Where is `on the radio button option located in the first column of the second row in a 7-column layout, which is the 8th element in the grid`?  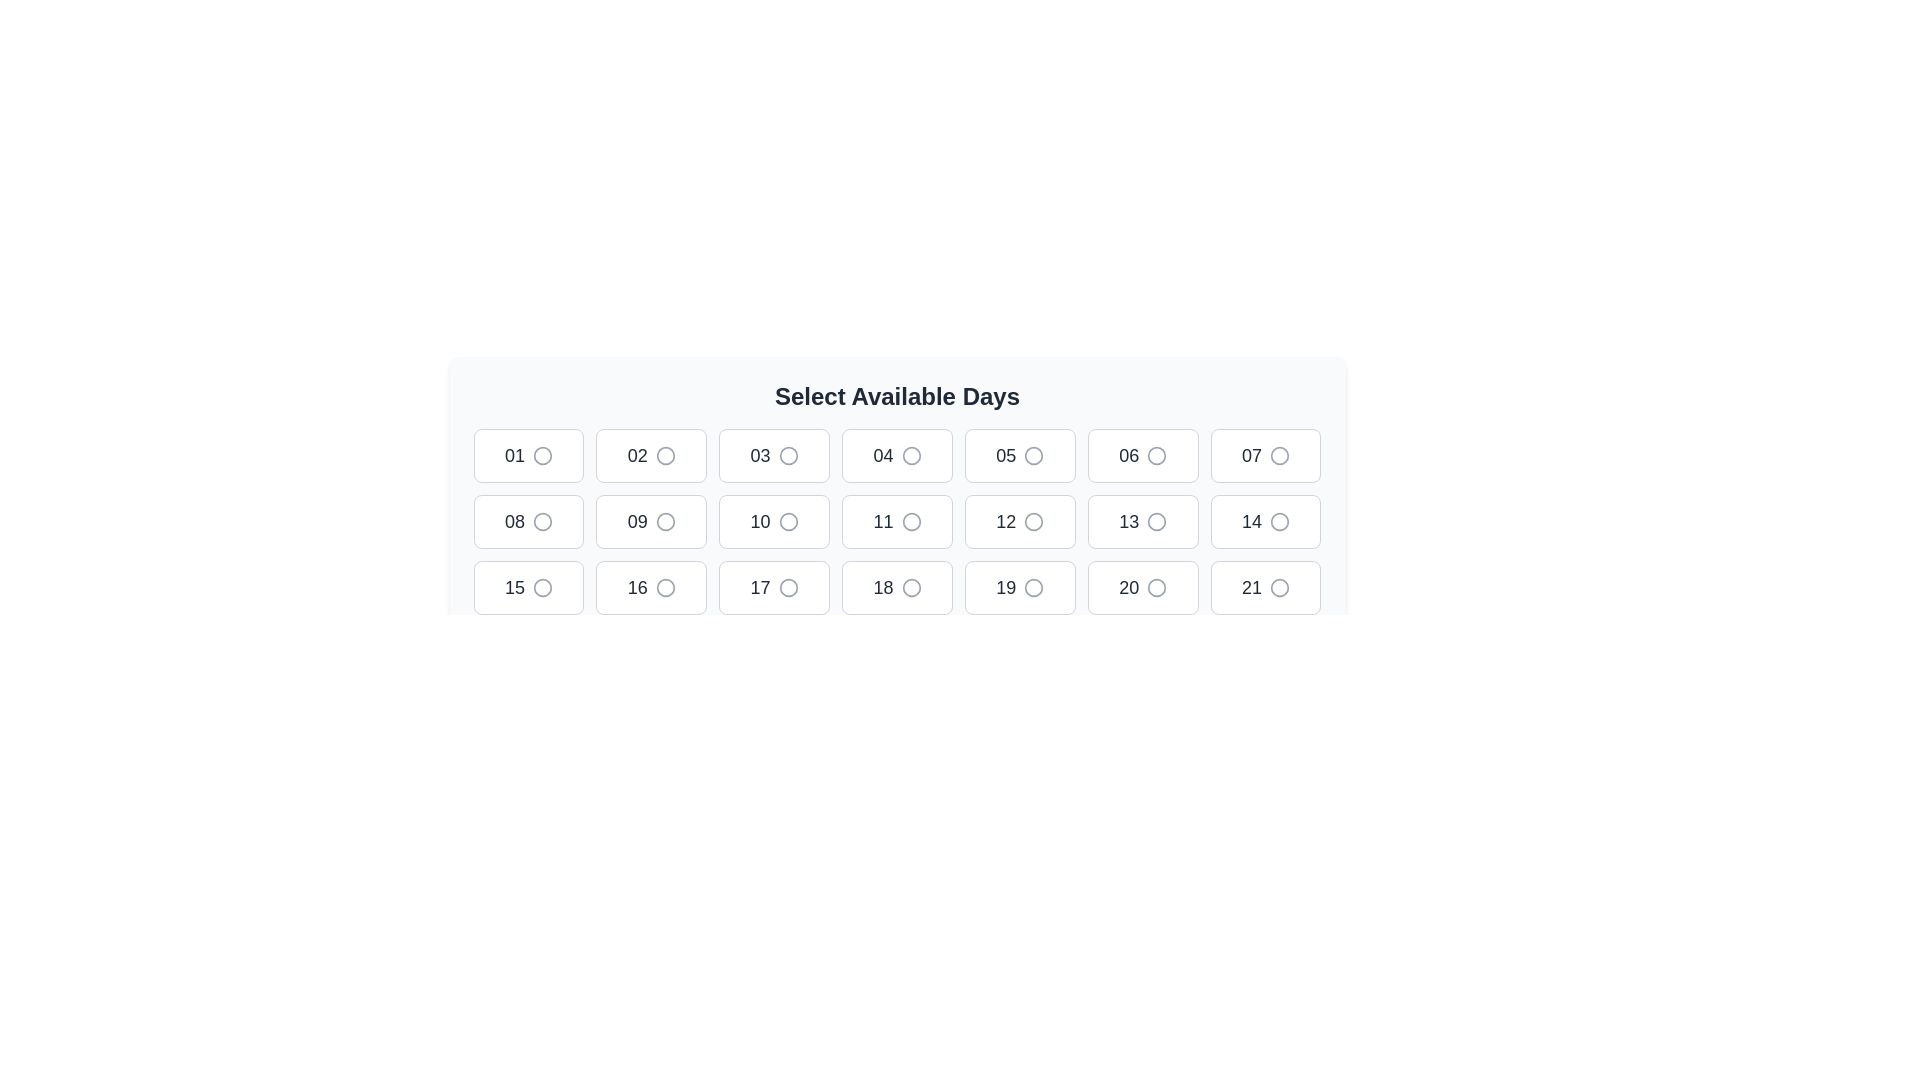 on the radio button option located in the first column of the second row in a 7-column layout, which is the 8th element in the grid is located at coordinates (528, 520).